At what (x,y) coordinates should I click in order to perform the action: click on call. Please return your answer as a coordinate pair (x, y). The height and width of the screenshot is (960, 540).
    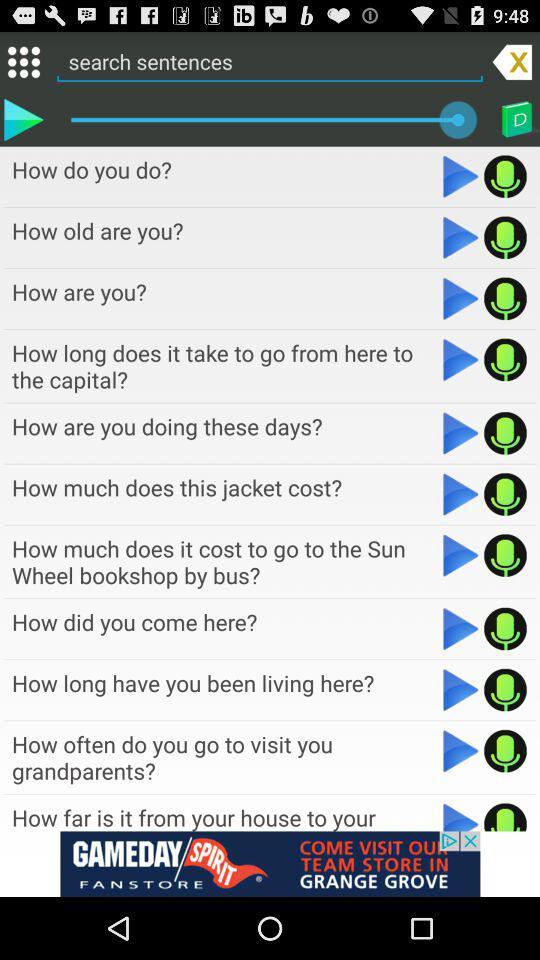
    Looking at the image, I should click on (504, 297).